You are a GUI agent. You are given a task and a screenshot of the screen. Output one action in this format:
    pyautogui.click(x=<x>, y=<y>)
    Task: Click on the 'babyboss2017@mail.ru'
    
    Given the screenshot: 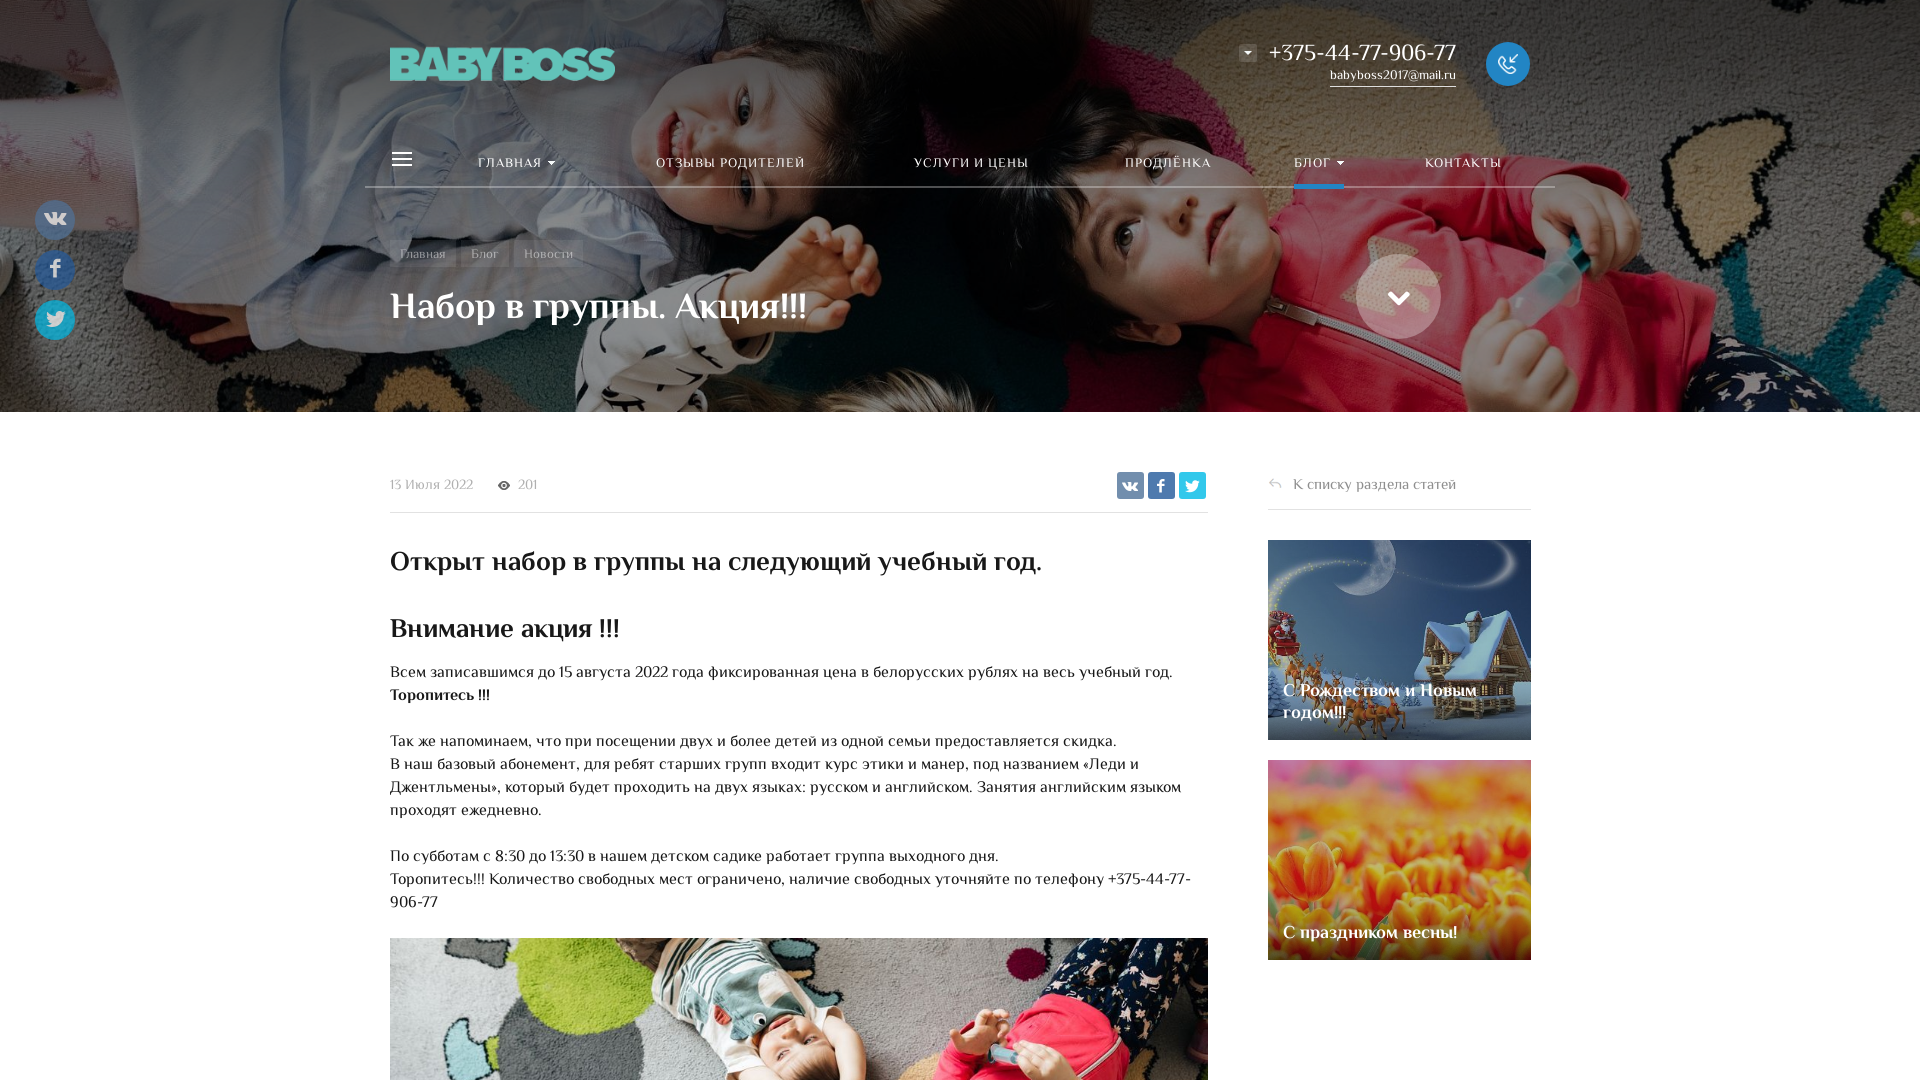 What is the action you would take?
    pyautogui.click(x=1391, y=75)
    